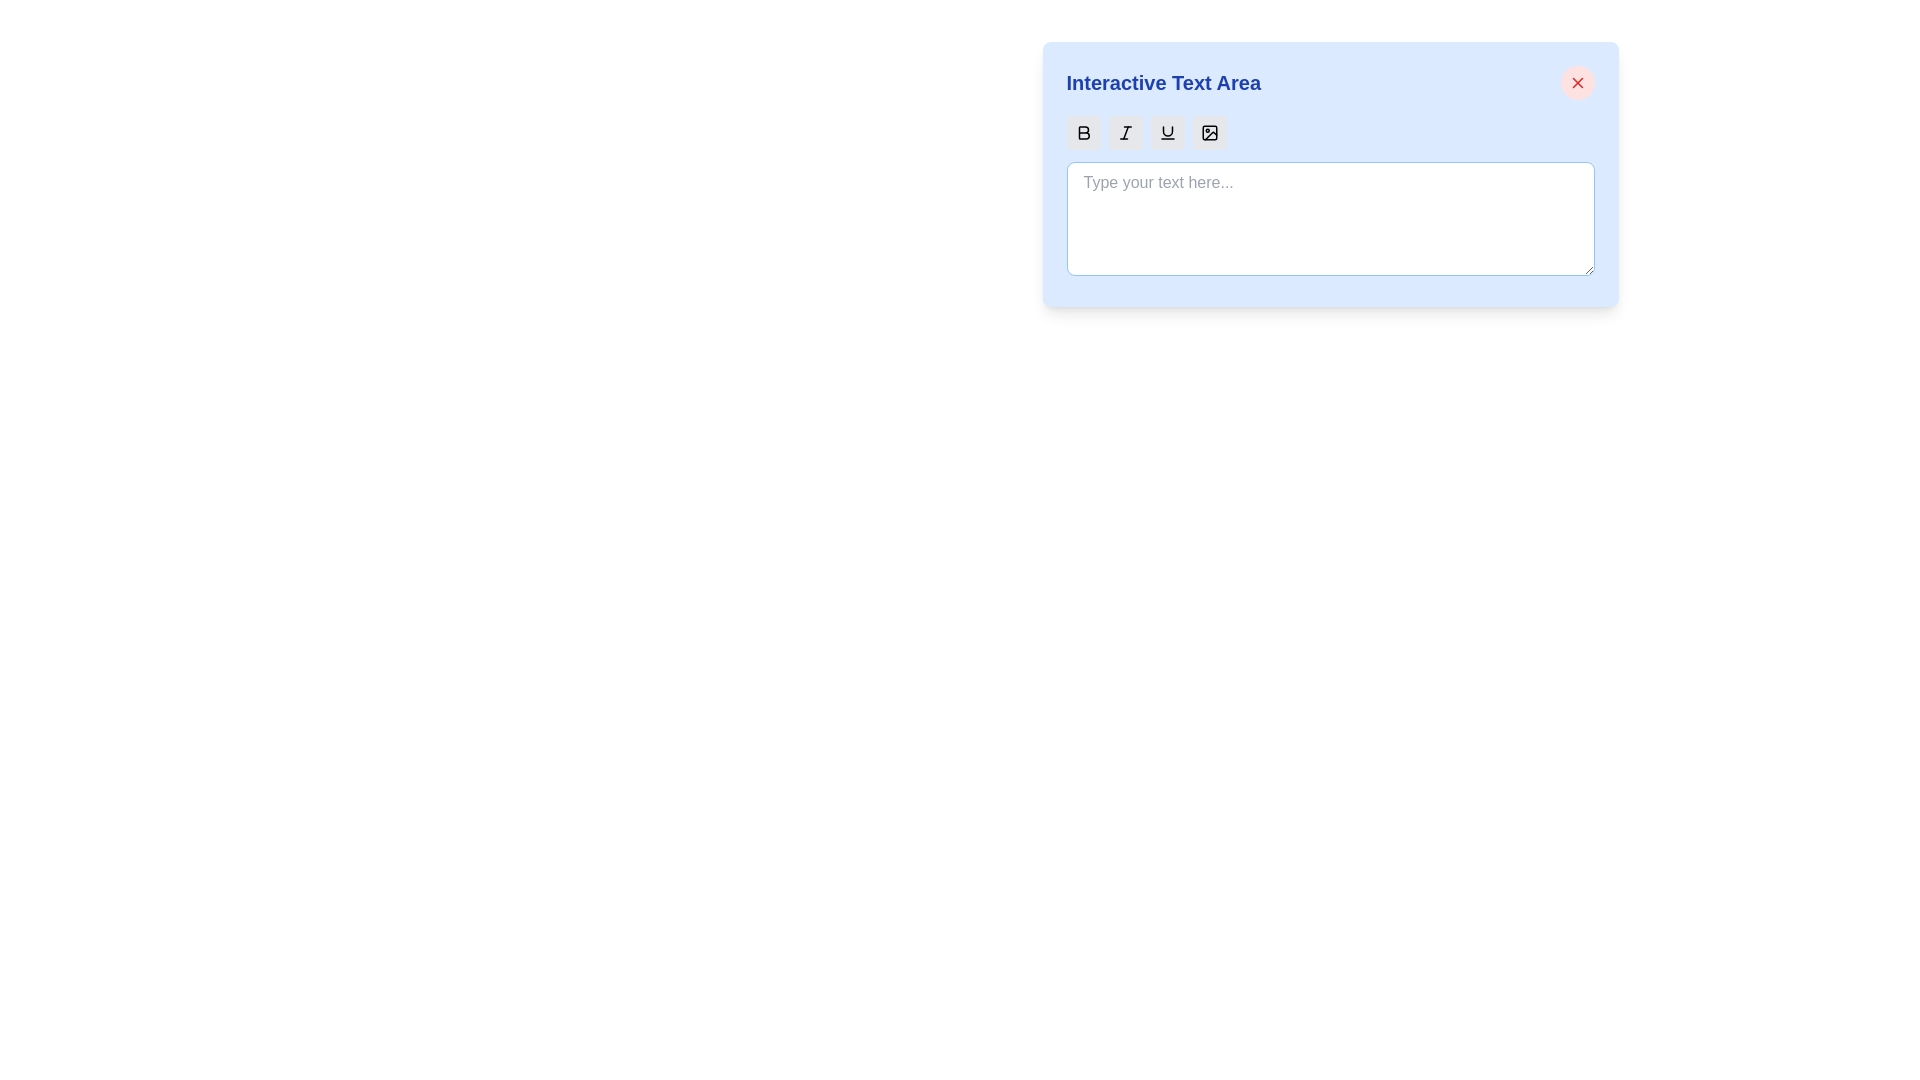 The height and width of the screenshot is (1080, 1920). What do you see at coordinates (1125, 132) in the screenshot?
I see `the second icon from the left in the toolbar below the 'Interactive Text Area' title` at bounding box center [1125, 132].